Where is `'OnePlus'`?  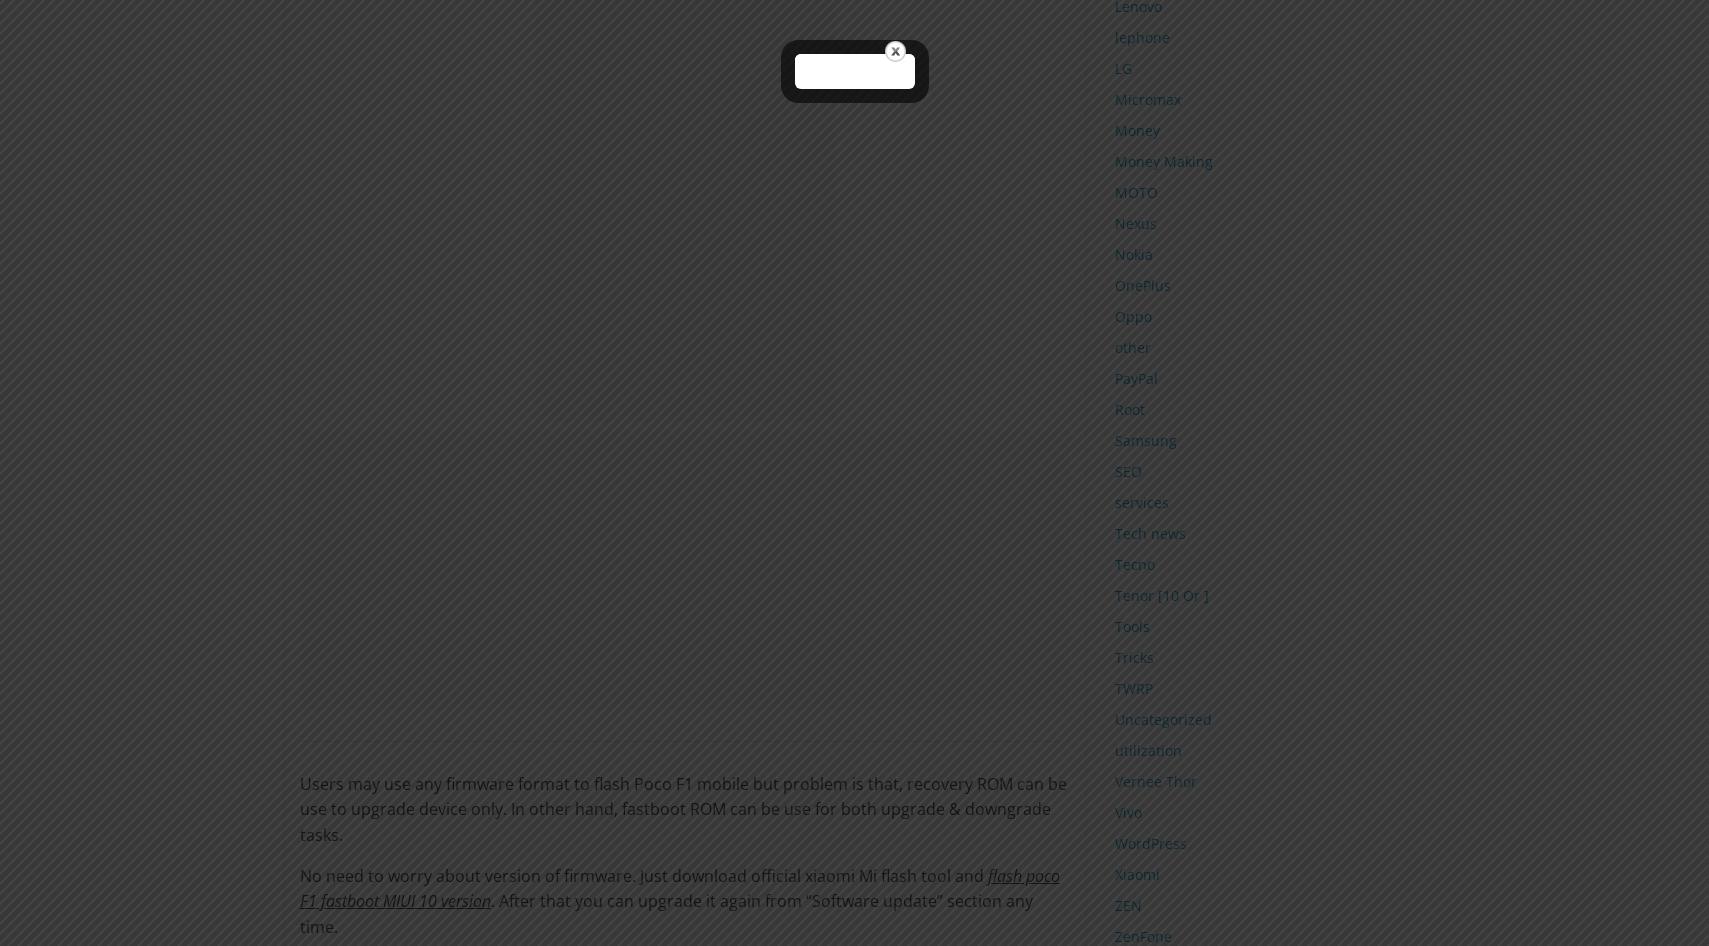
'OnePlus' is located at coordinates (1141, 283).